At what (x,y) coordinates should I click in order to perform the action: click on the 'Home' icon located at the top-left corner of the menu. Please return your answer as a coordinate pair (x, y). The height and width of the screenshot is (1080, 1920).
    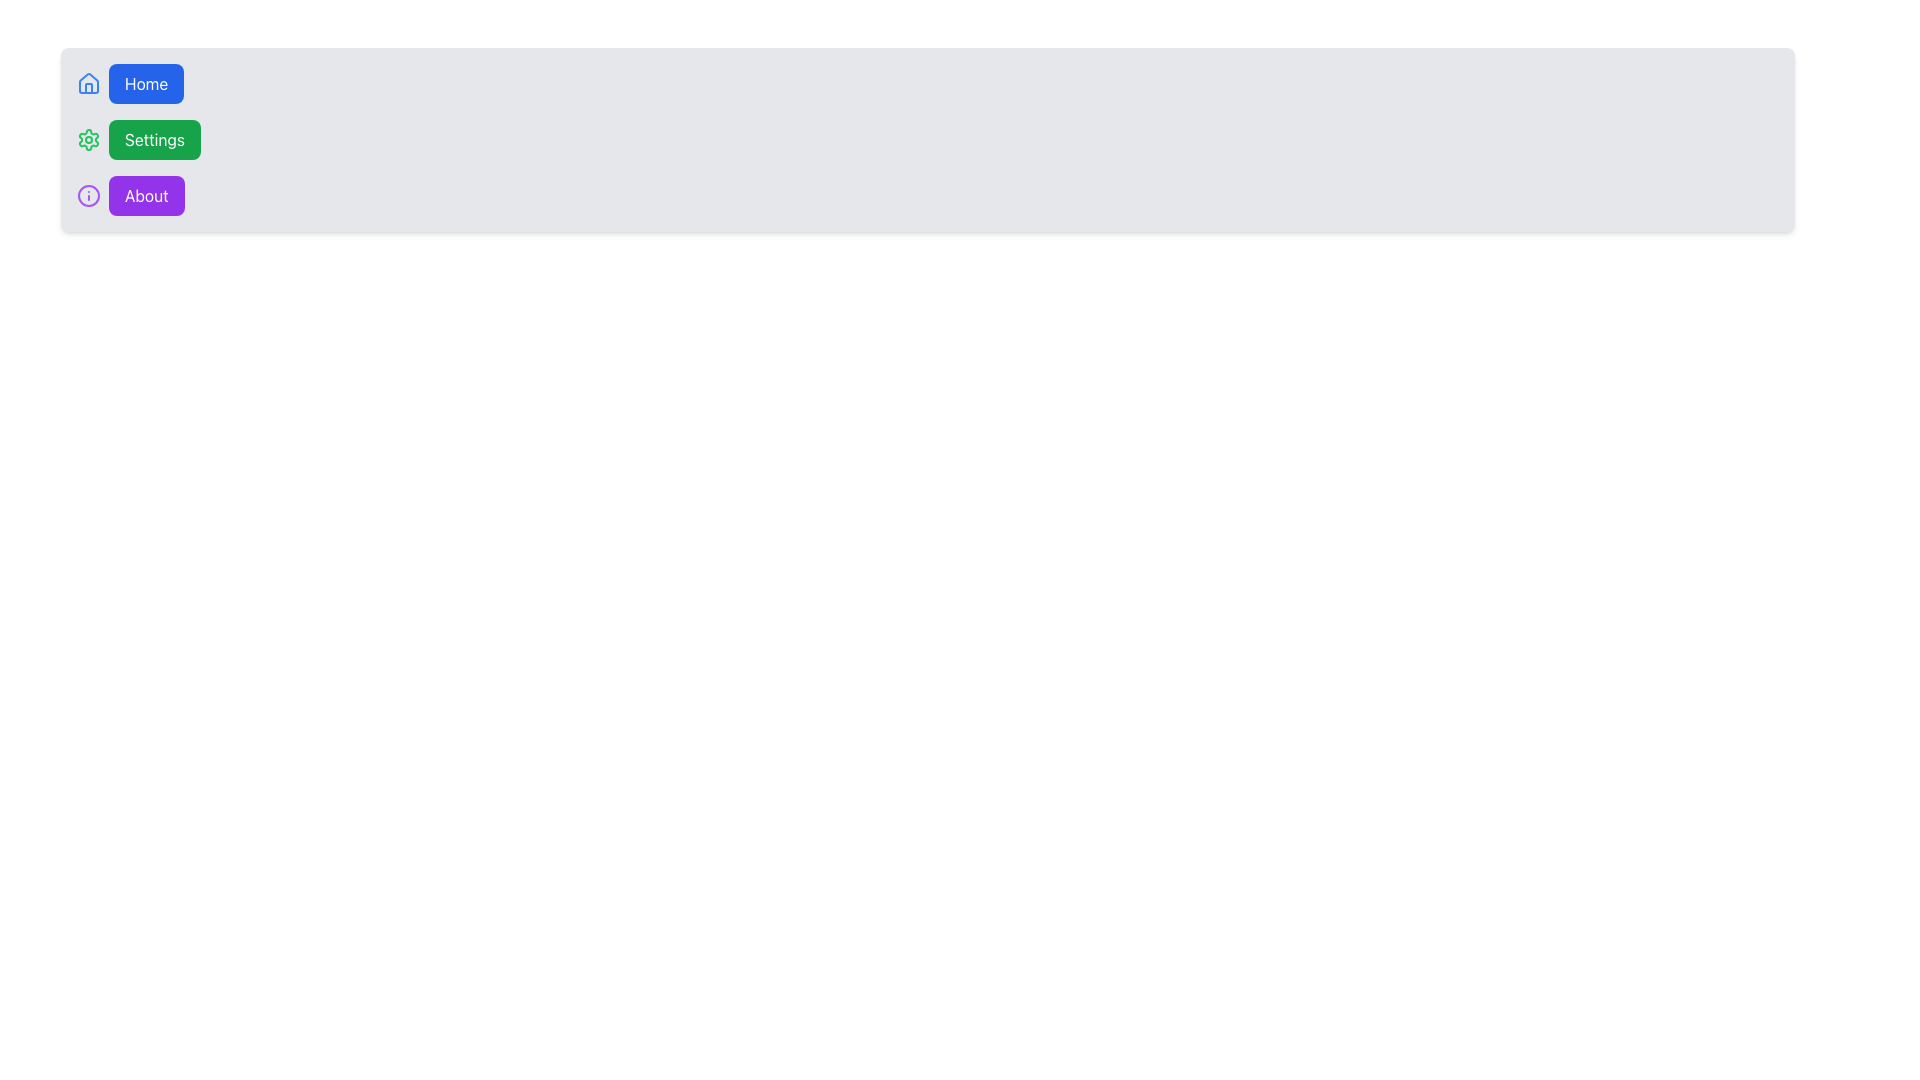
    Looking at the image, I should click on (88, 83).